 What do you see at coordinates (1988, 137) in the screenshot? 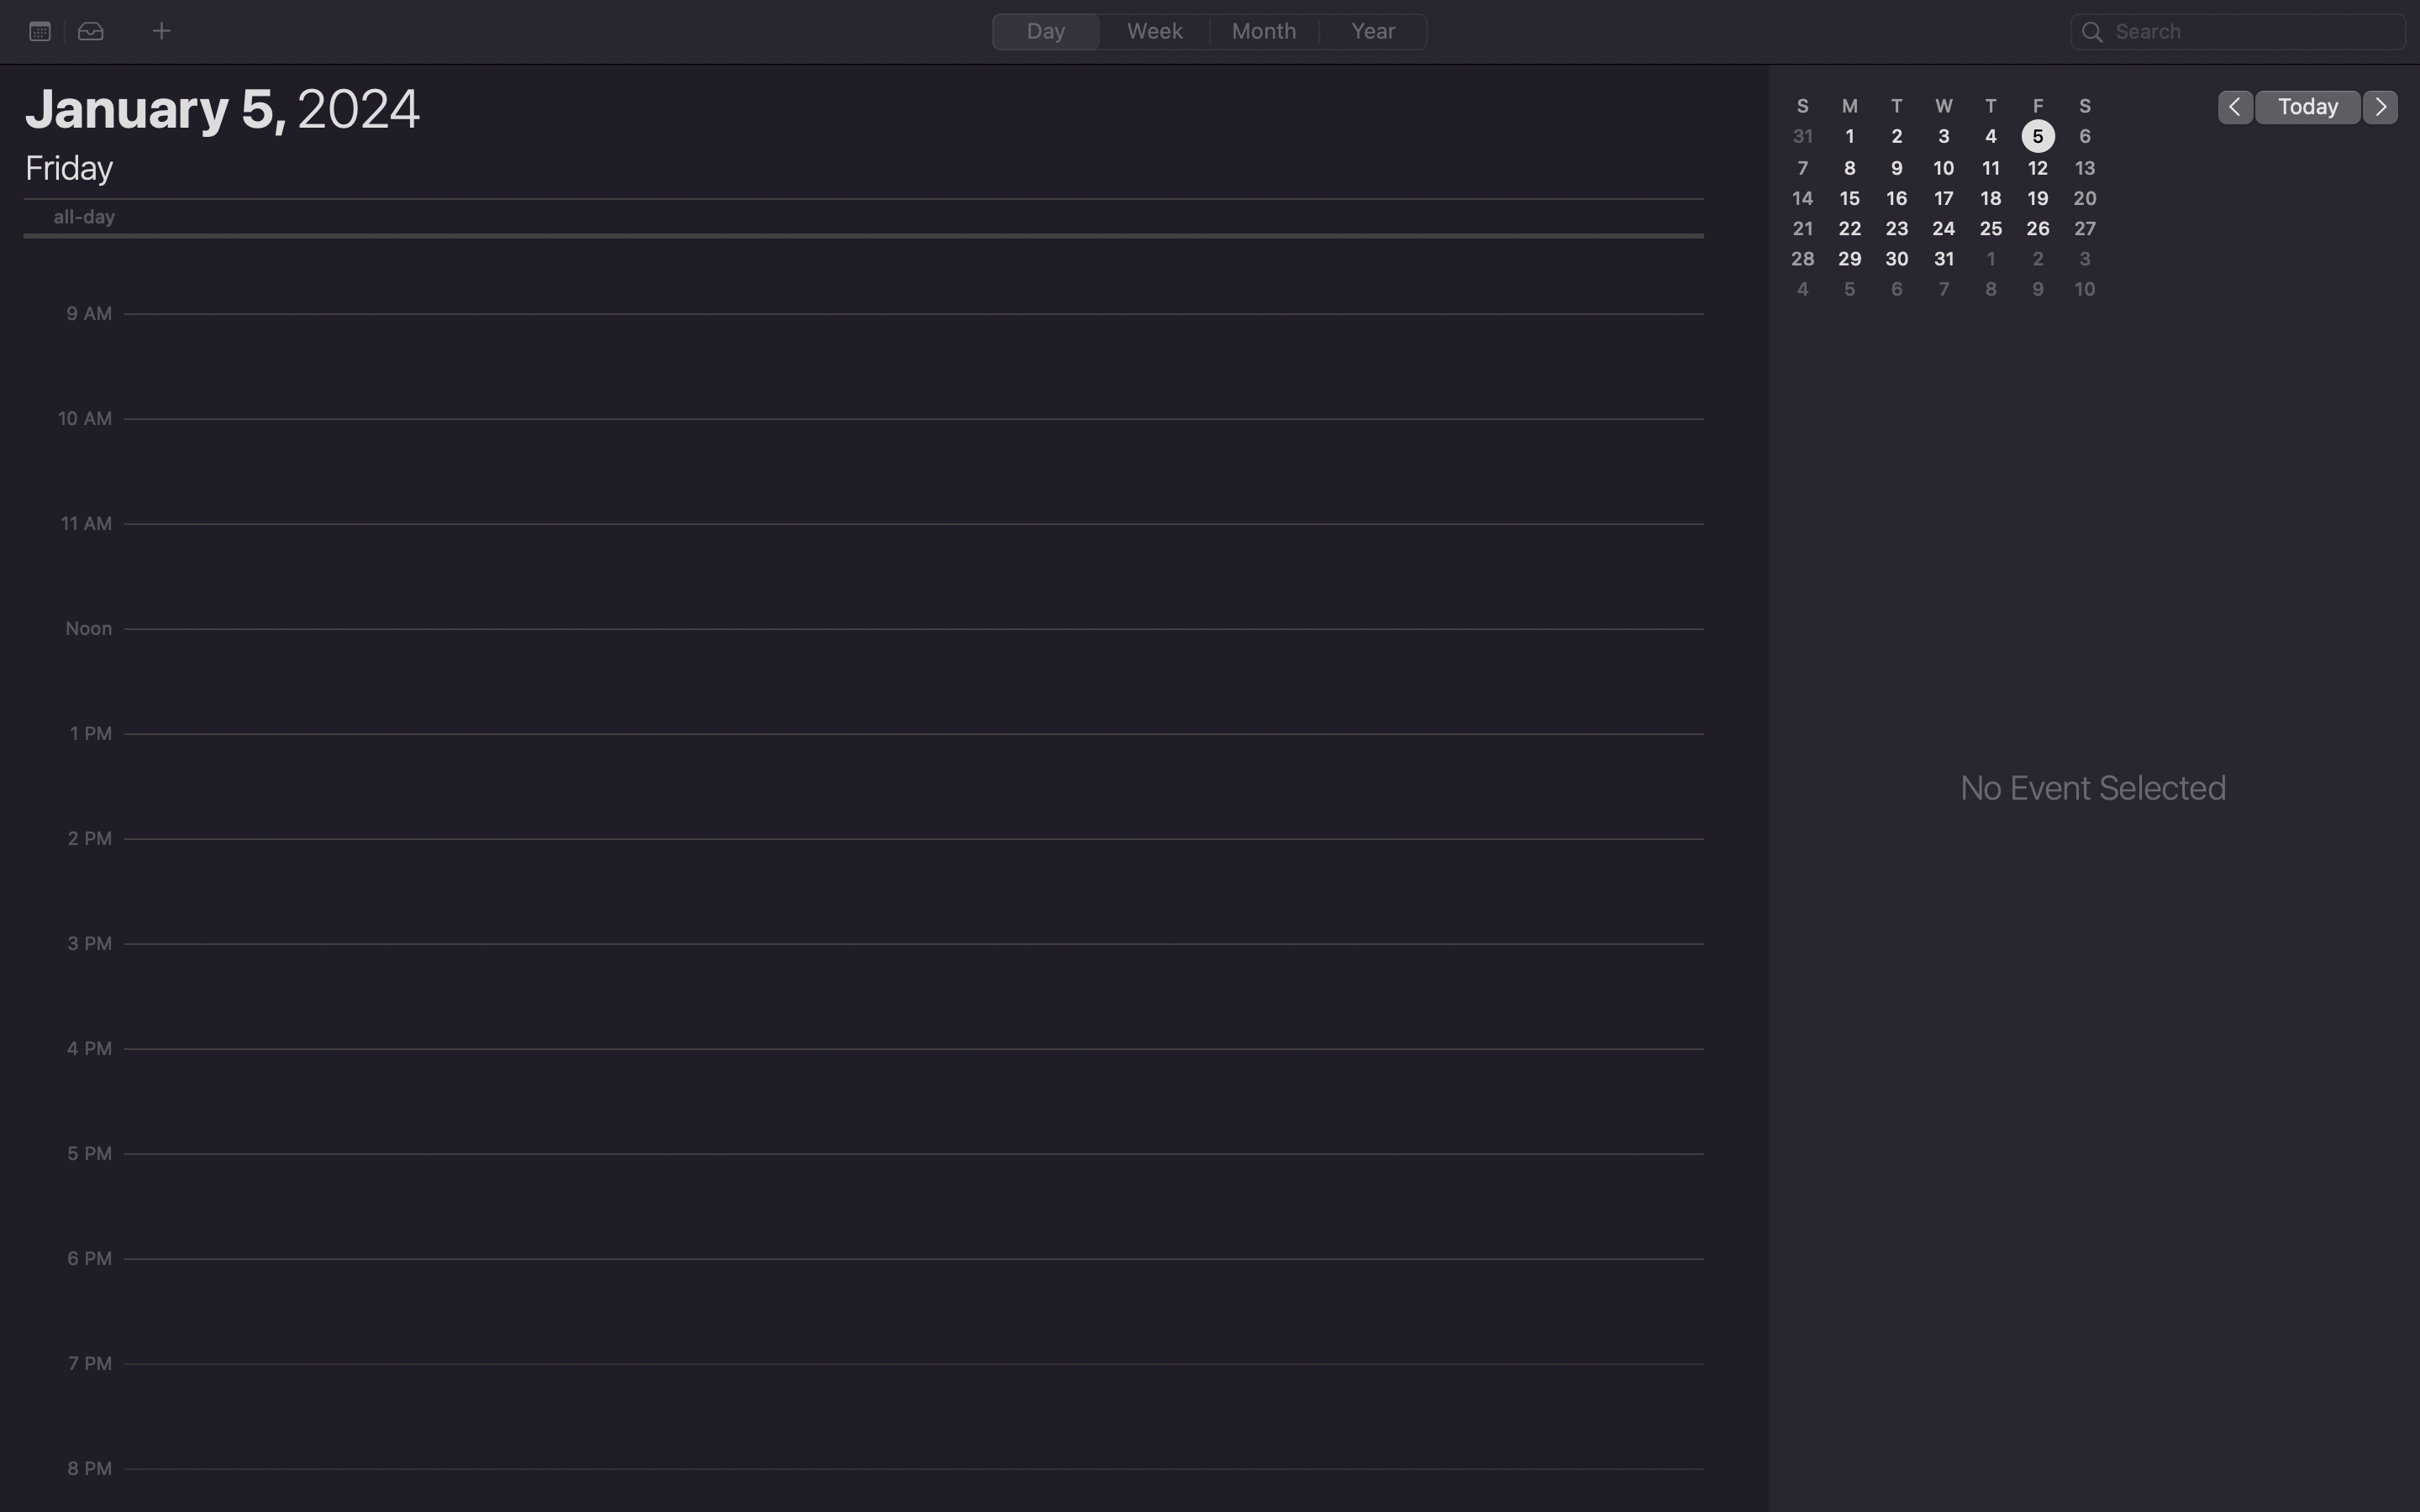
I see `the digit 4 on the screen` at bounding box center [1988, 137].